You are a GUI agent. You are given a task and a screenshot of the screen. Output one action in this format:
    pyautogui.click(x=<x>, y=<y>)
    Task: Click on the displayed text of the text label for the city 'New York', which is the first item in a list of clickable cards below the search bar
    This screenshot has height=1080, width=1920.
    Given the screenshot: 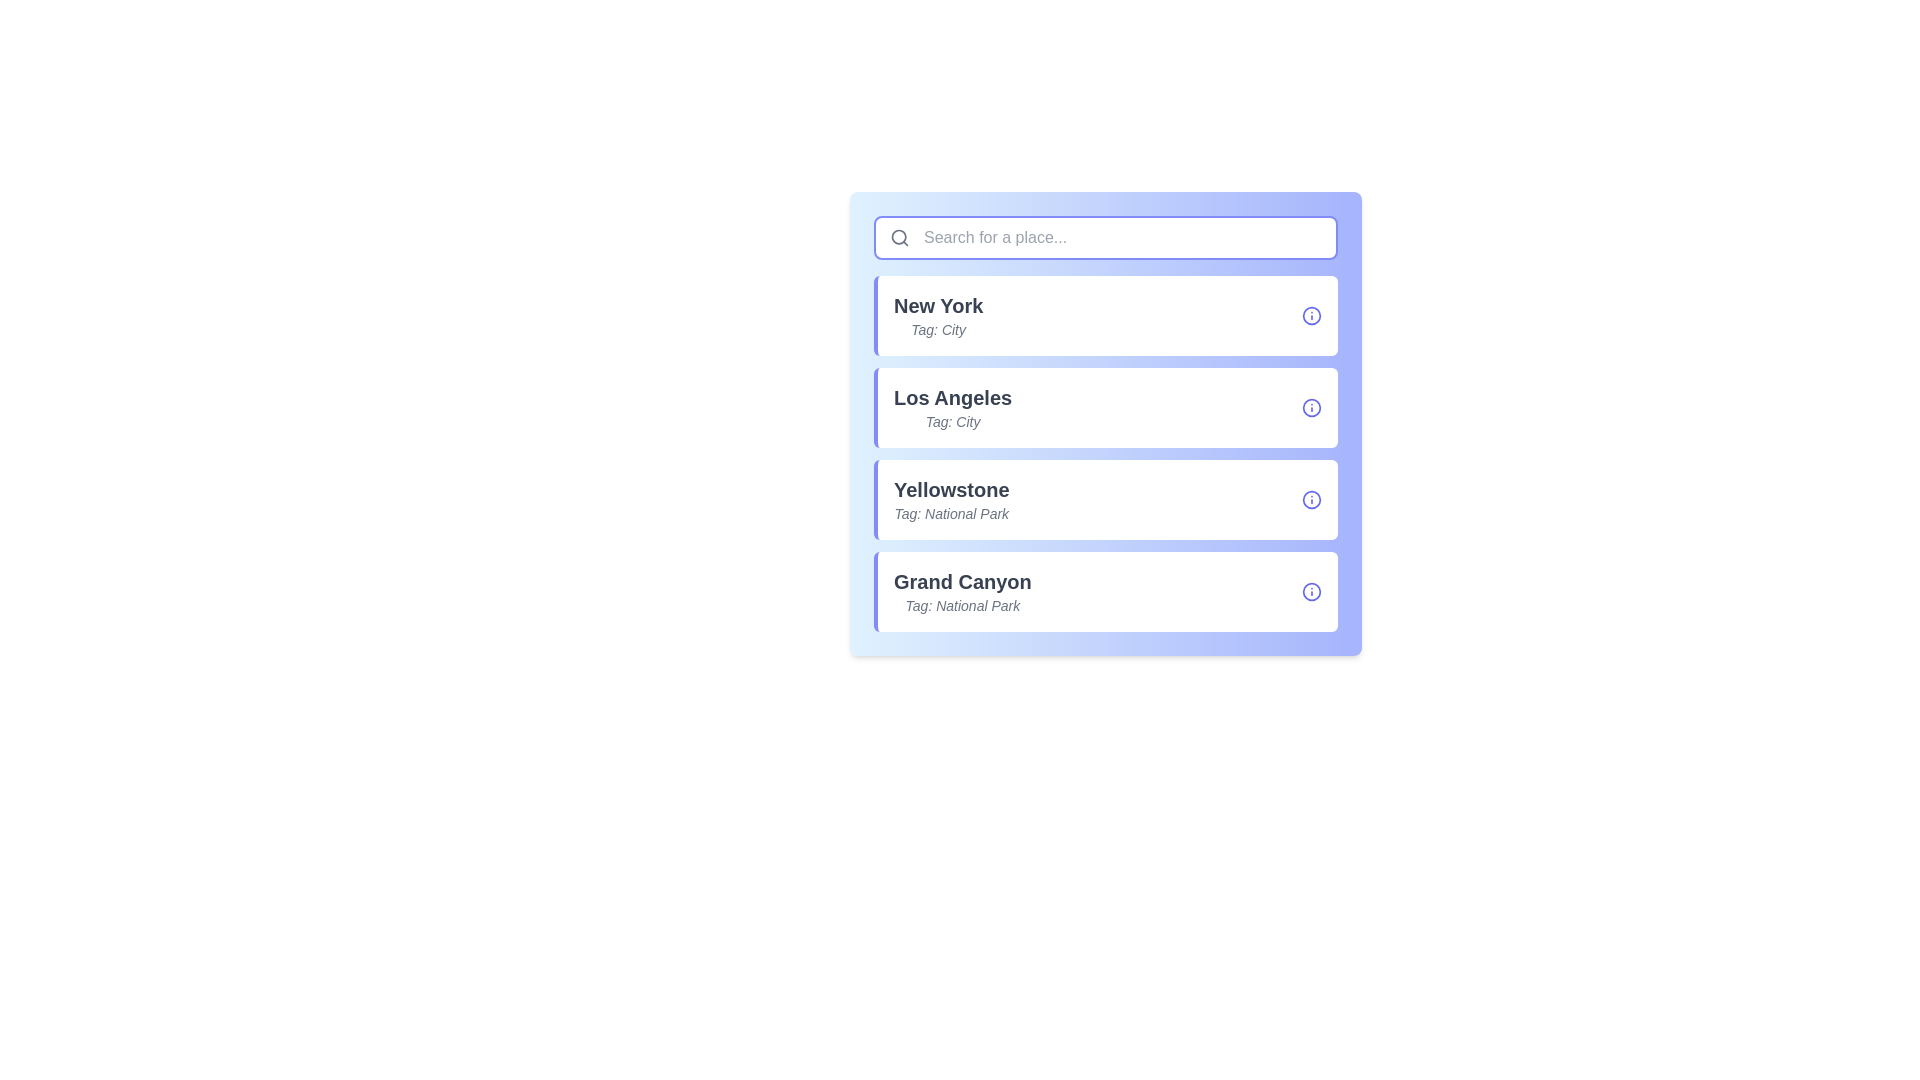 What is the action you would take?
    pyautogui.click(x=937, y=315)
    